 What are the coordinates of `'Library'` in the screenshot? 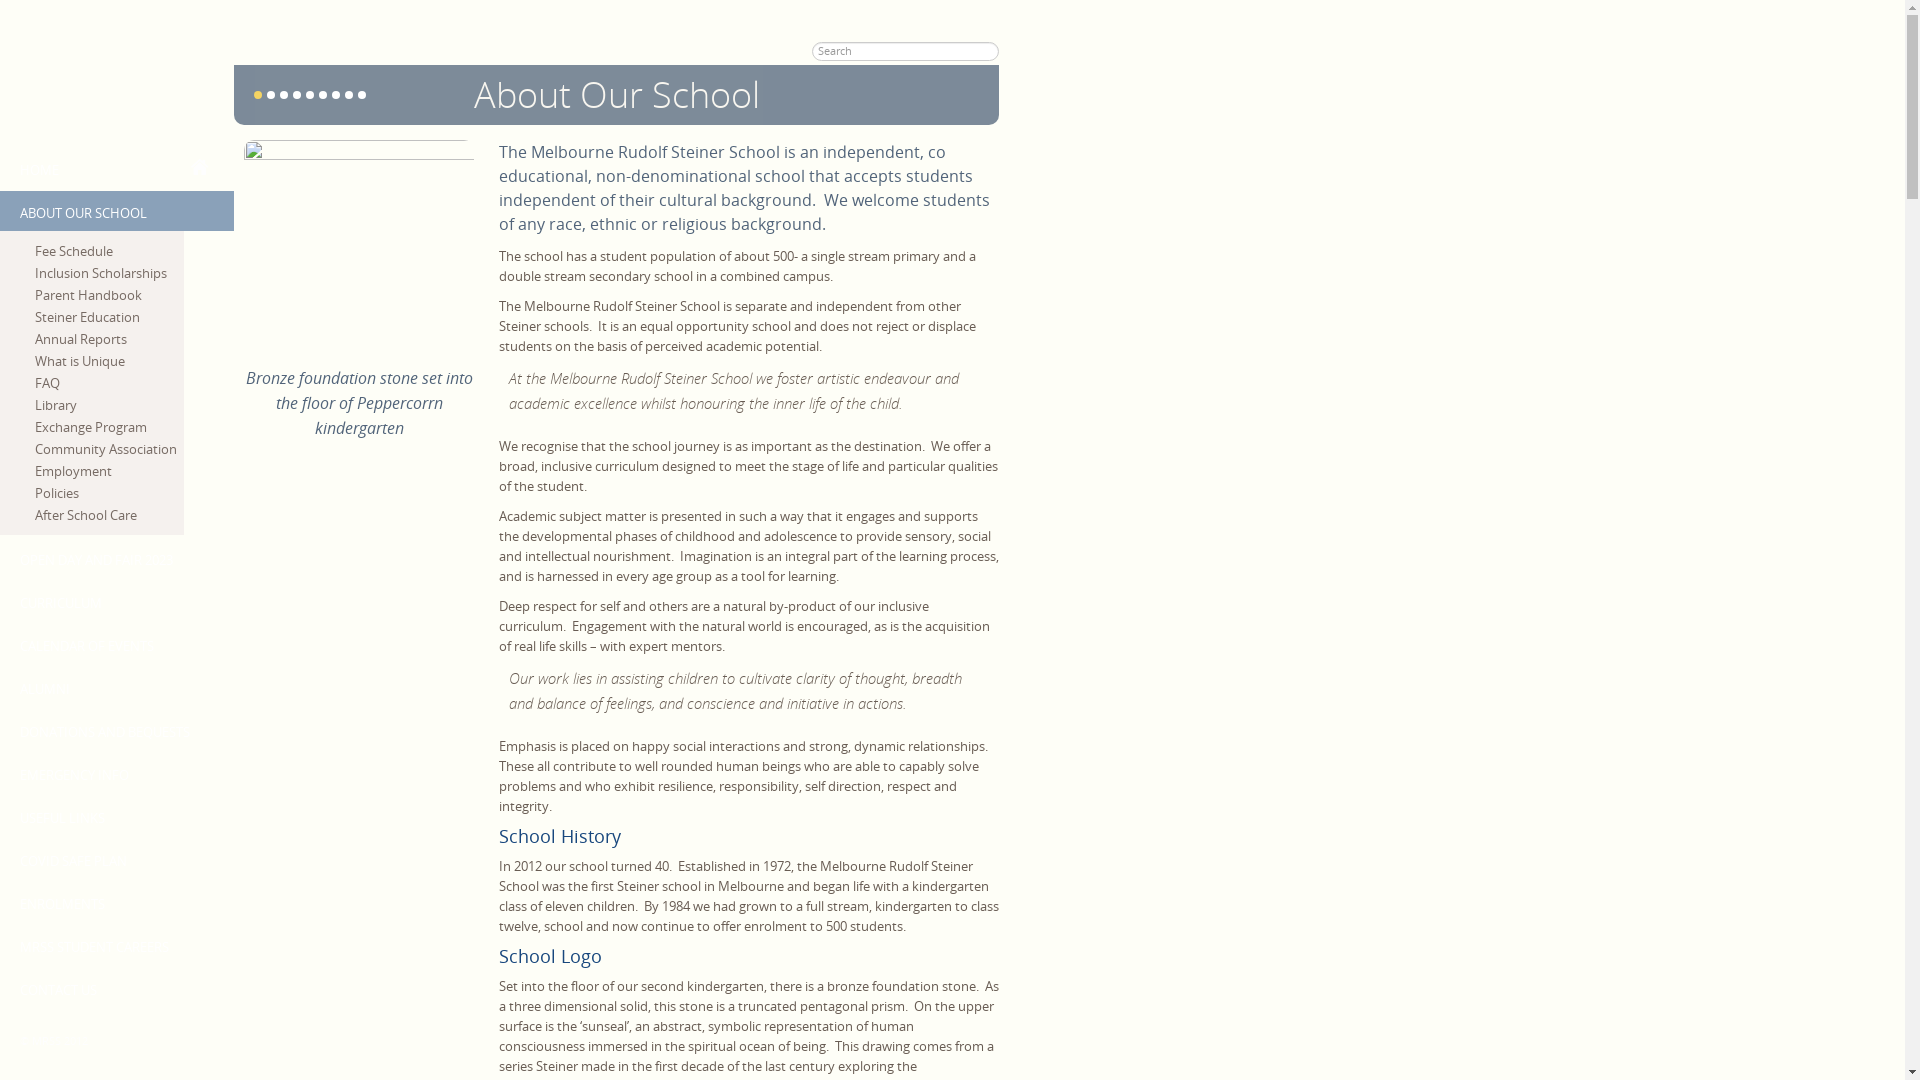 It's located at (34, 405).